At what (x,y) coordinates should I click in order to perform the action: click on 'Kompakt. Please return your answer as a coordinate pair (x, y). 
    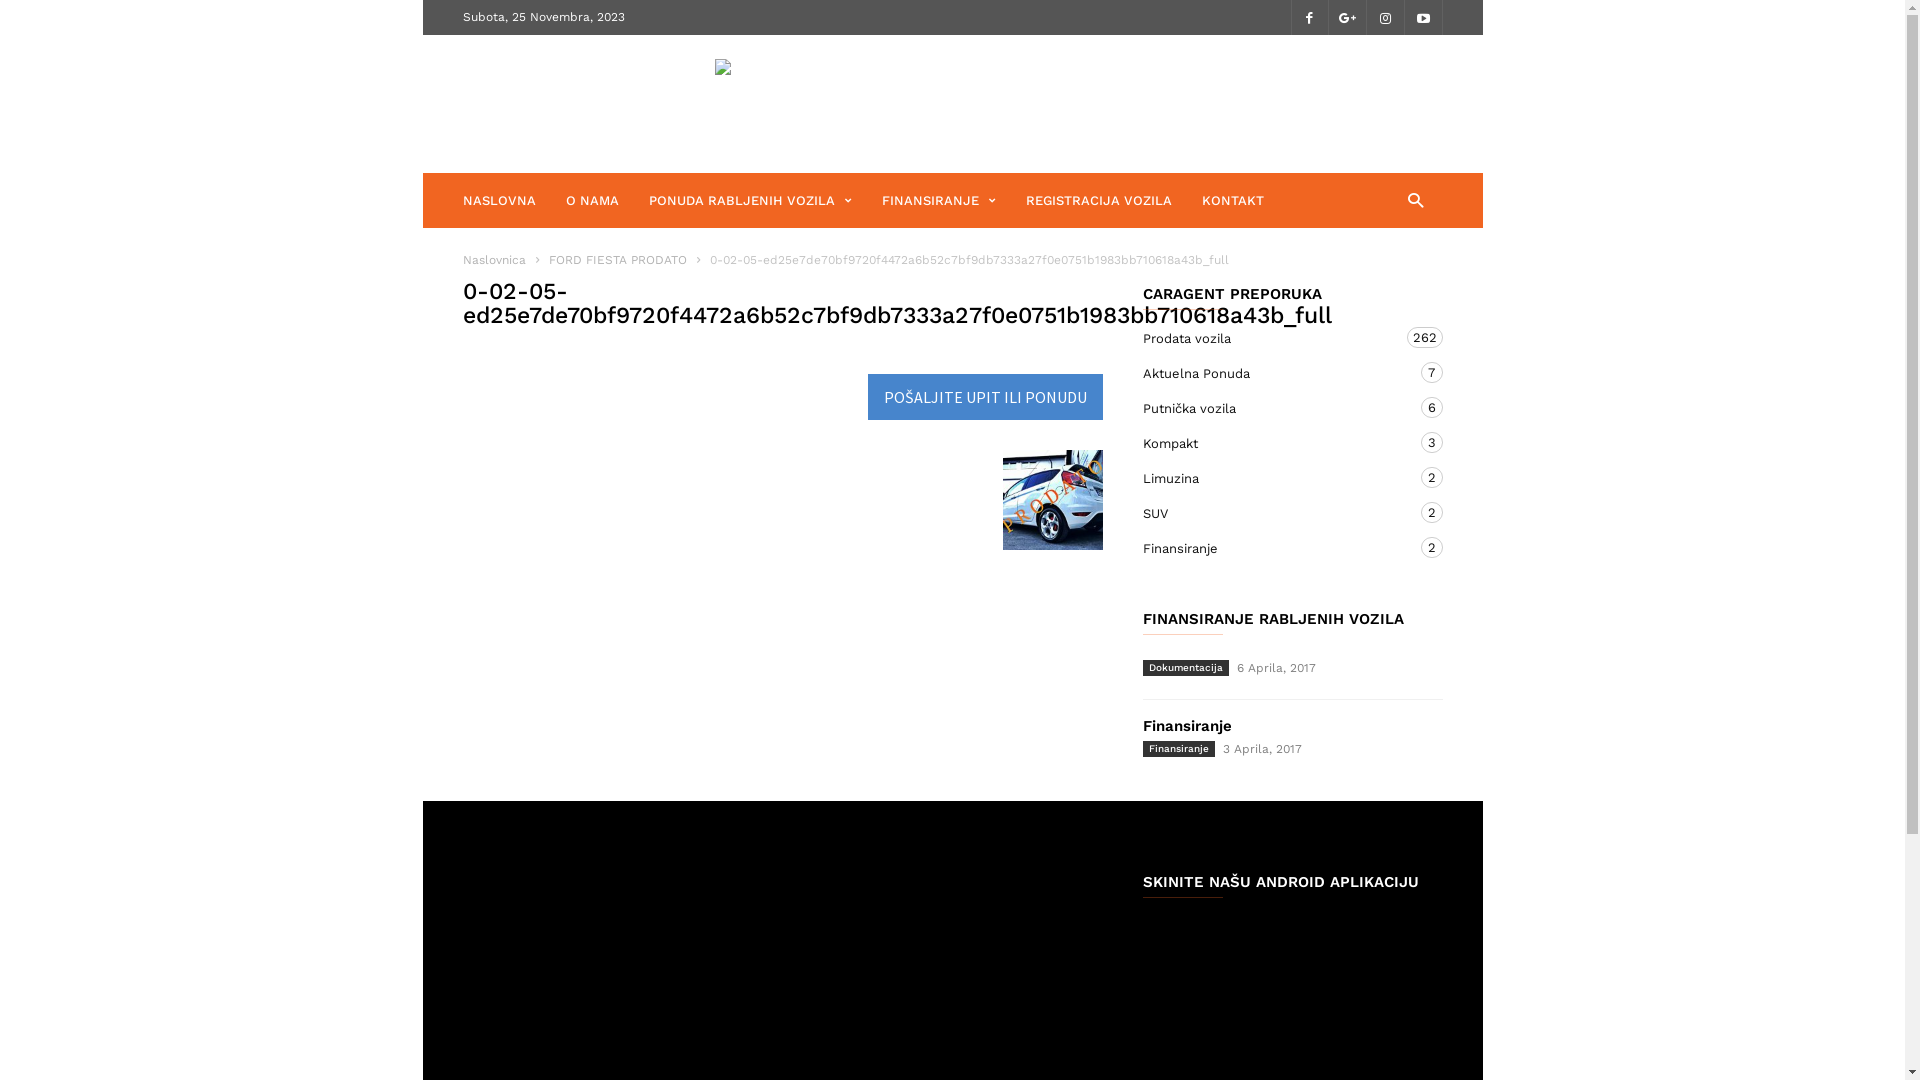
    Looking at the image, I should click on (1271, 442).